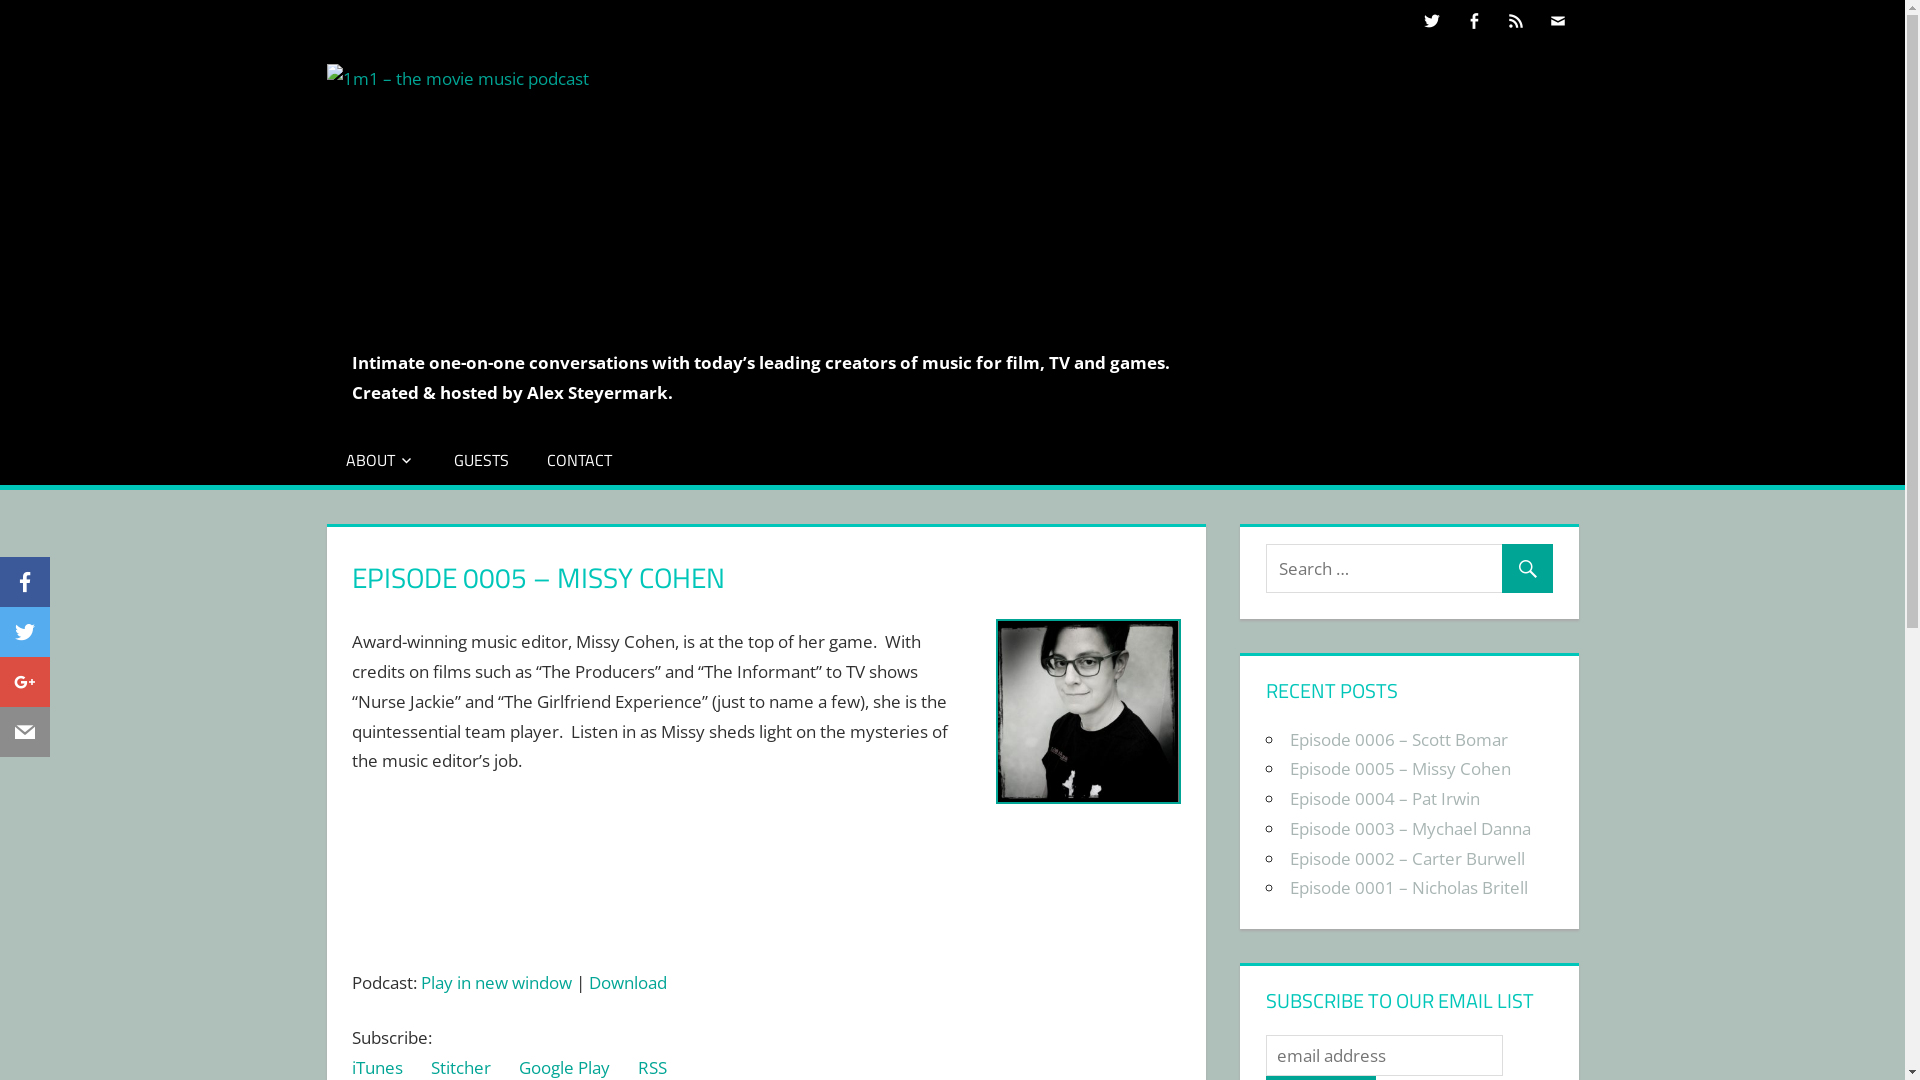 This screenshot has width=1920, height=1080. I want to click on 'Play in new window', so click(496, 981).